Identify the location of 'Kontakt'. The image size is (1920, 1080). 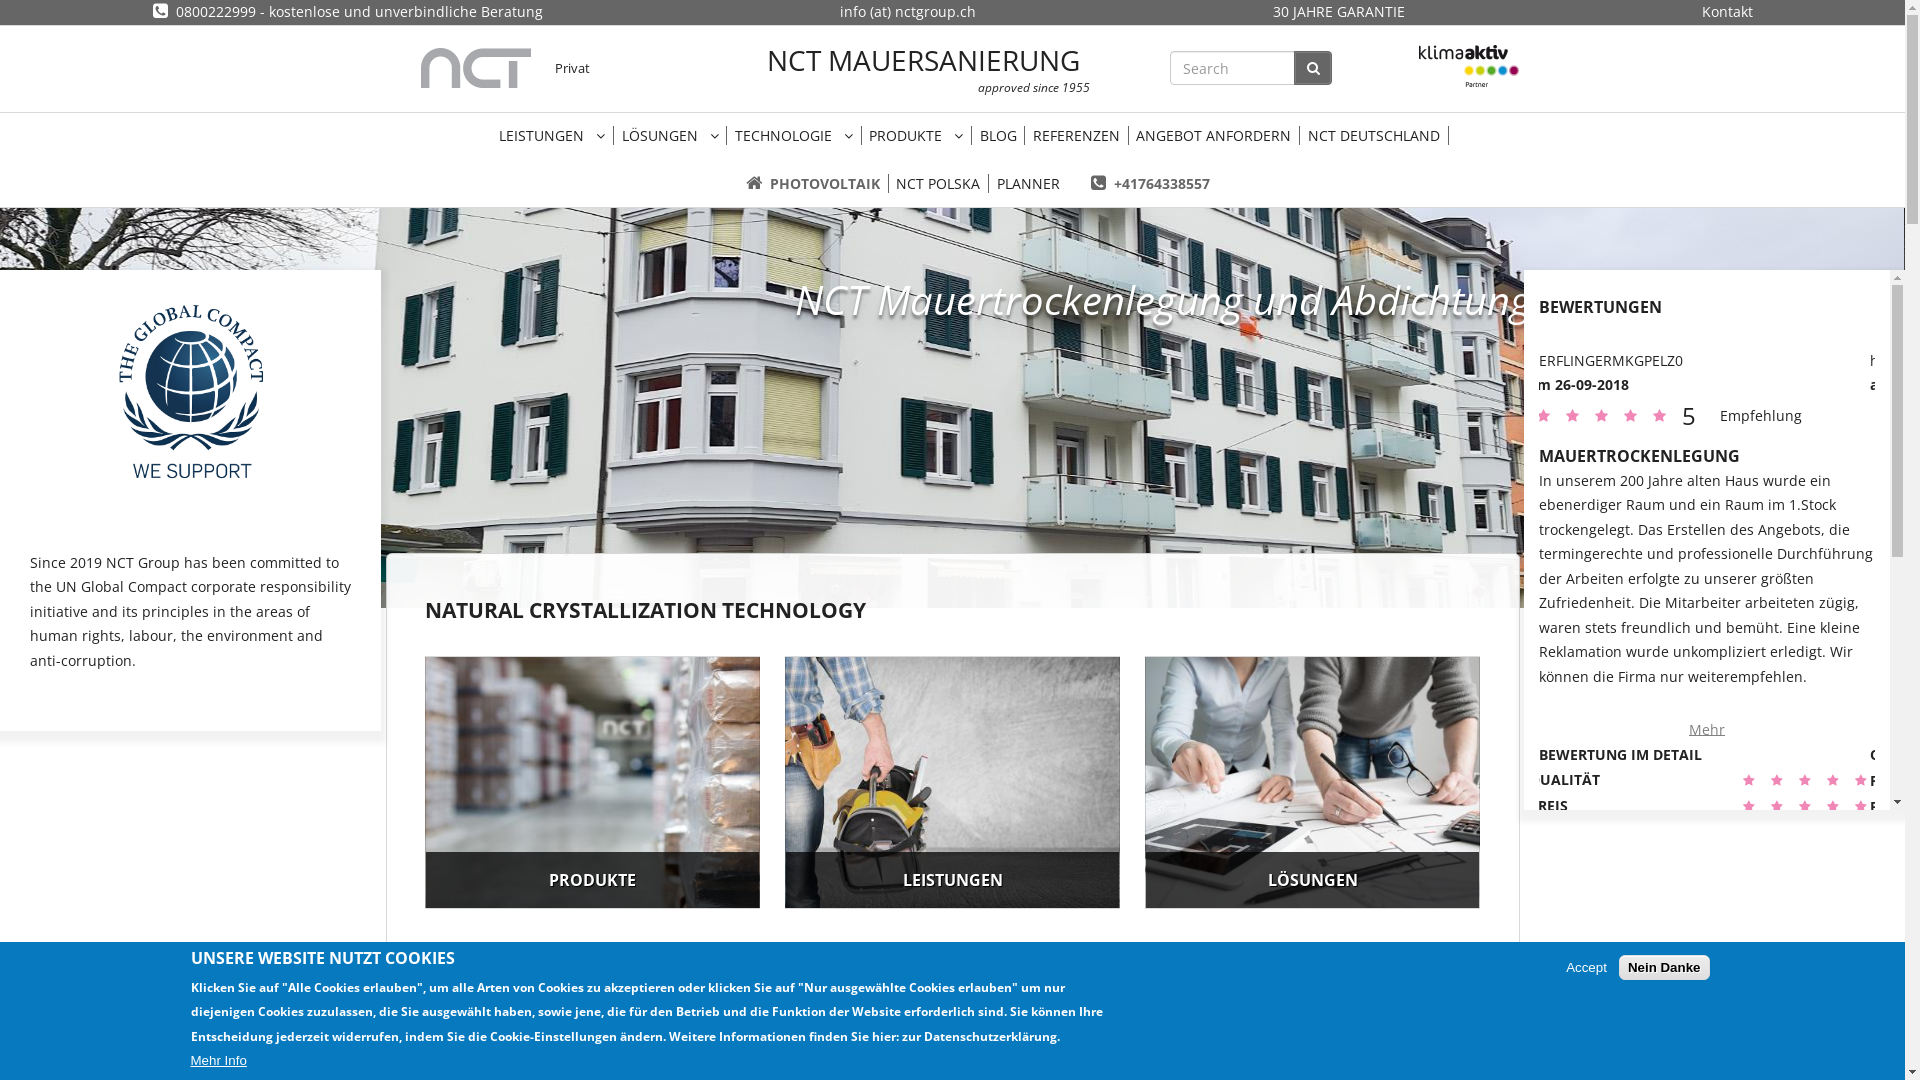
(1726, 11).